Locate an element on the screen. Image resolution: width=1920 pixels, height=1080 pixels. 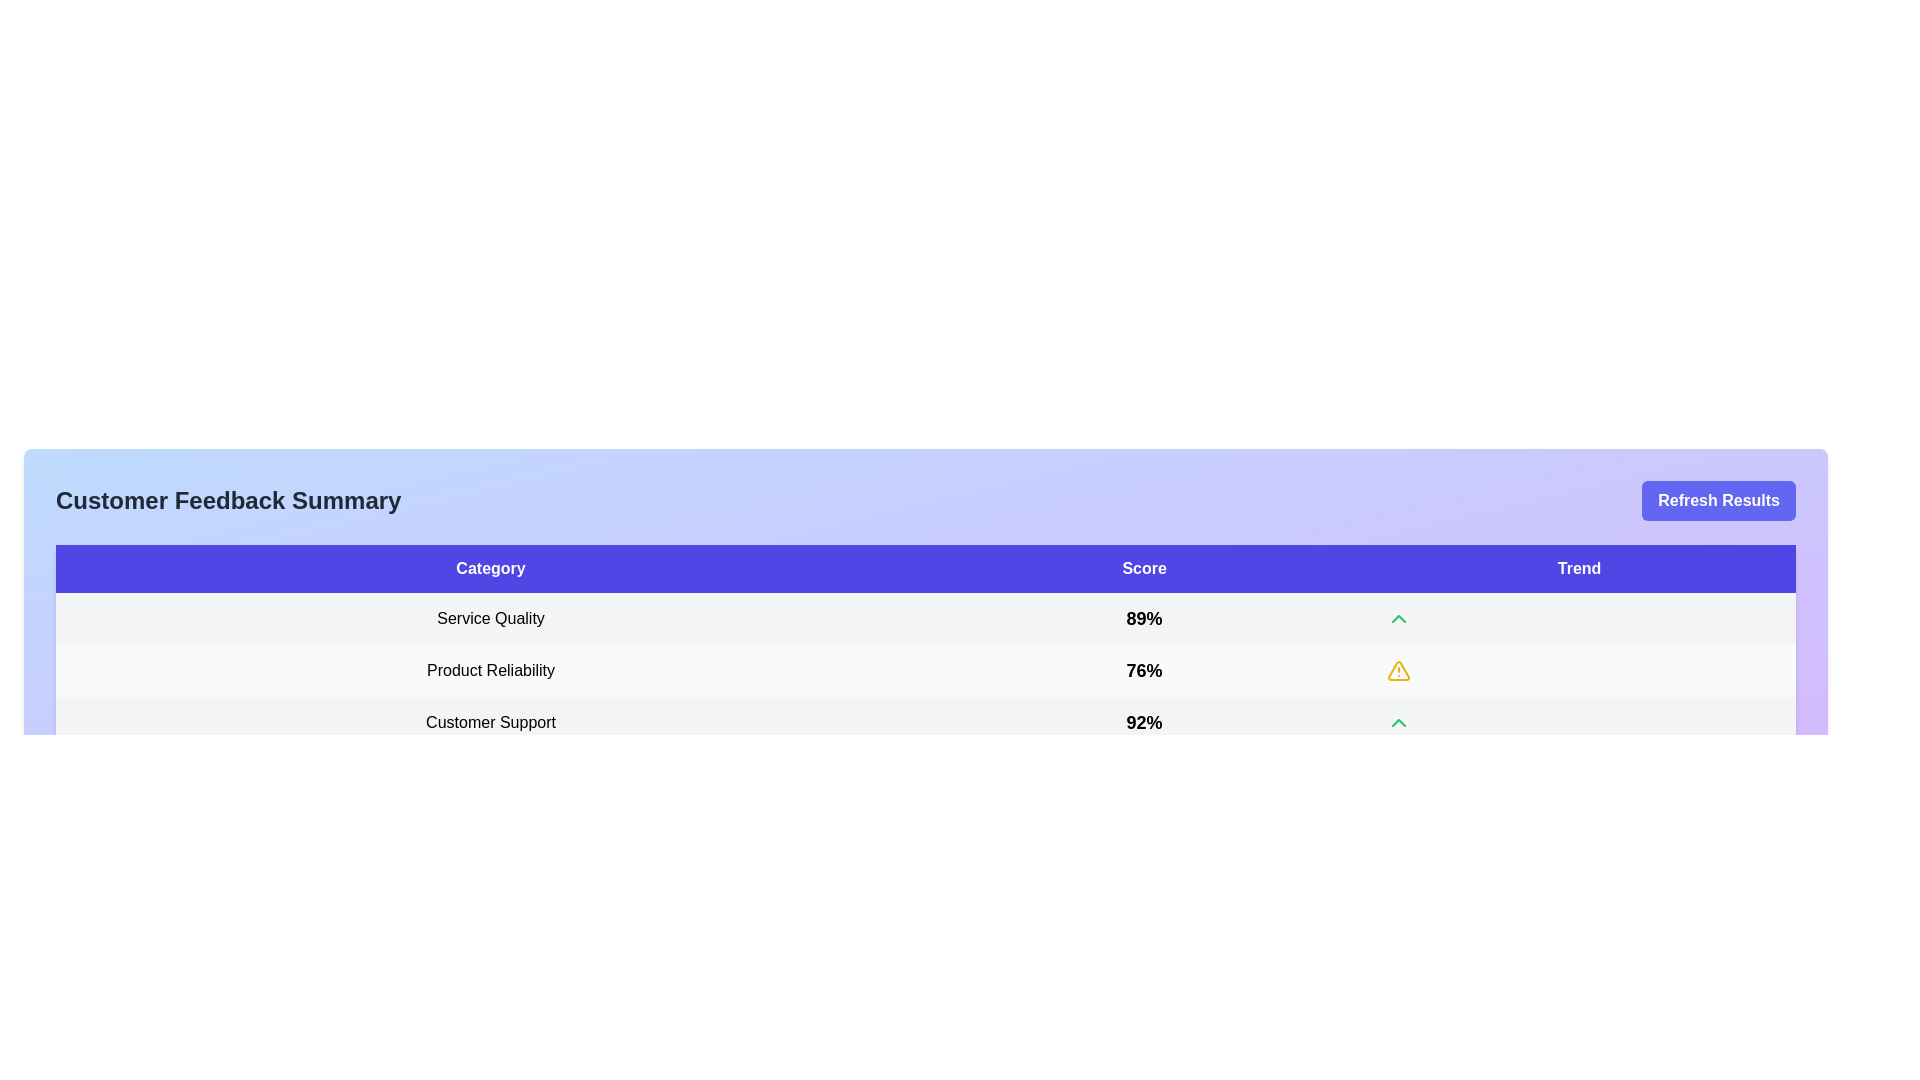
the row corresponding to Product Reliability to highlight it is located at coordinates (925, 671).